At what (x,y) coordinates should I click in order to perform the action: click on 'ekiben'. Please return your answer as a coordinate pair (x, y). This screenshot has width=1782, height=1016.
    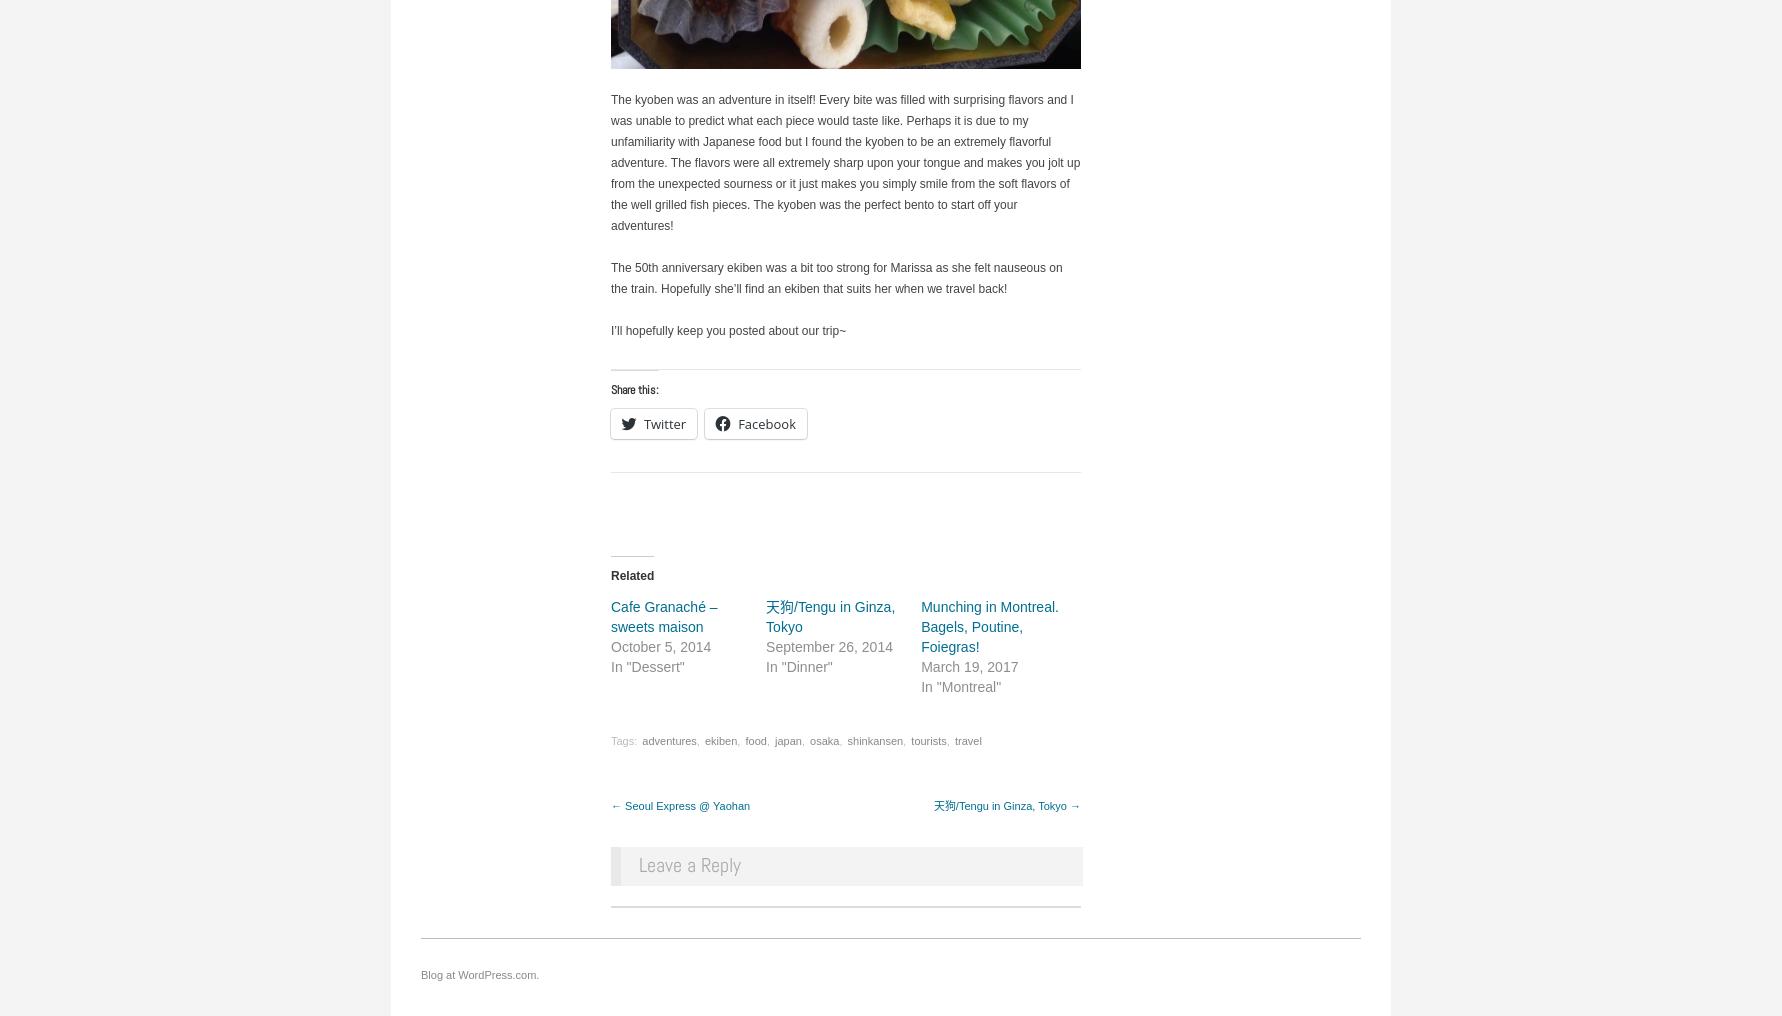
    Looking at the image, I should click on (720, 739).